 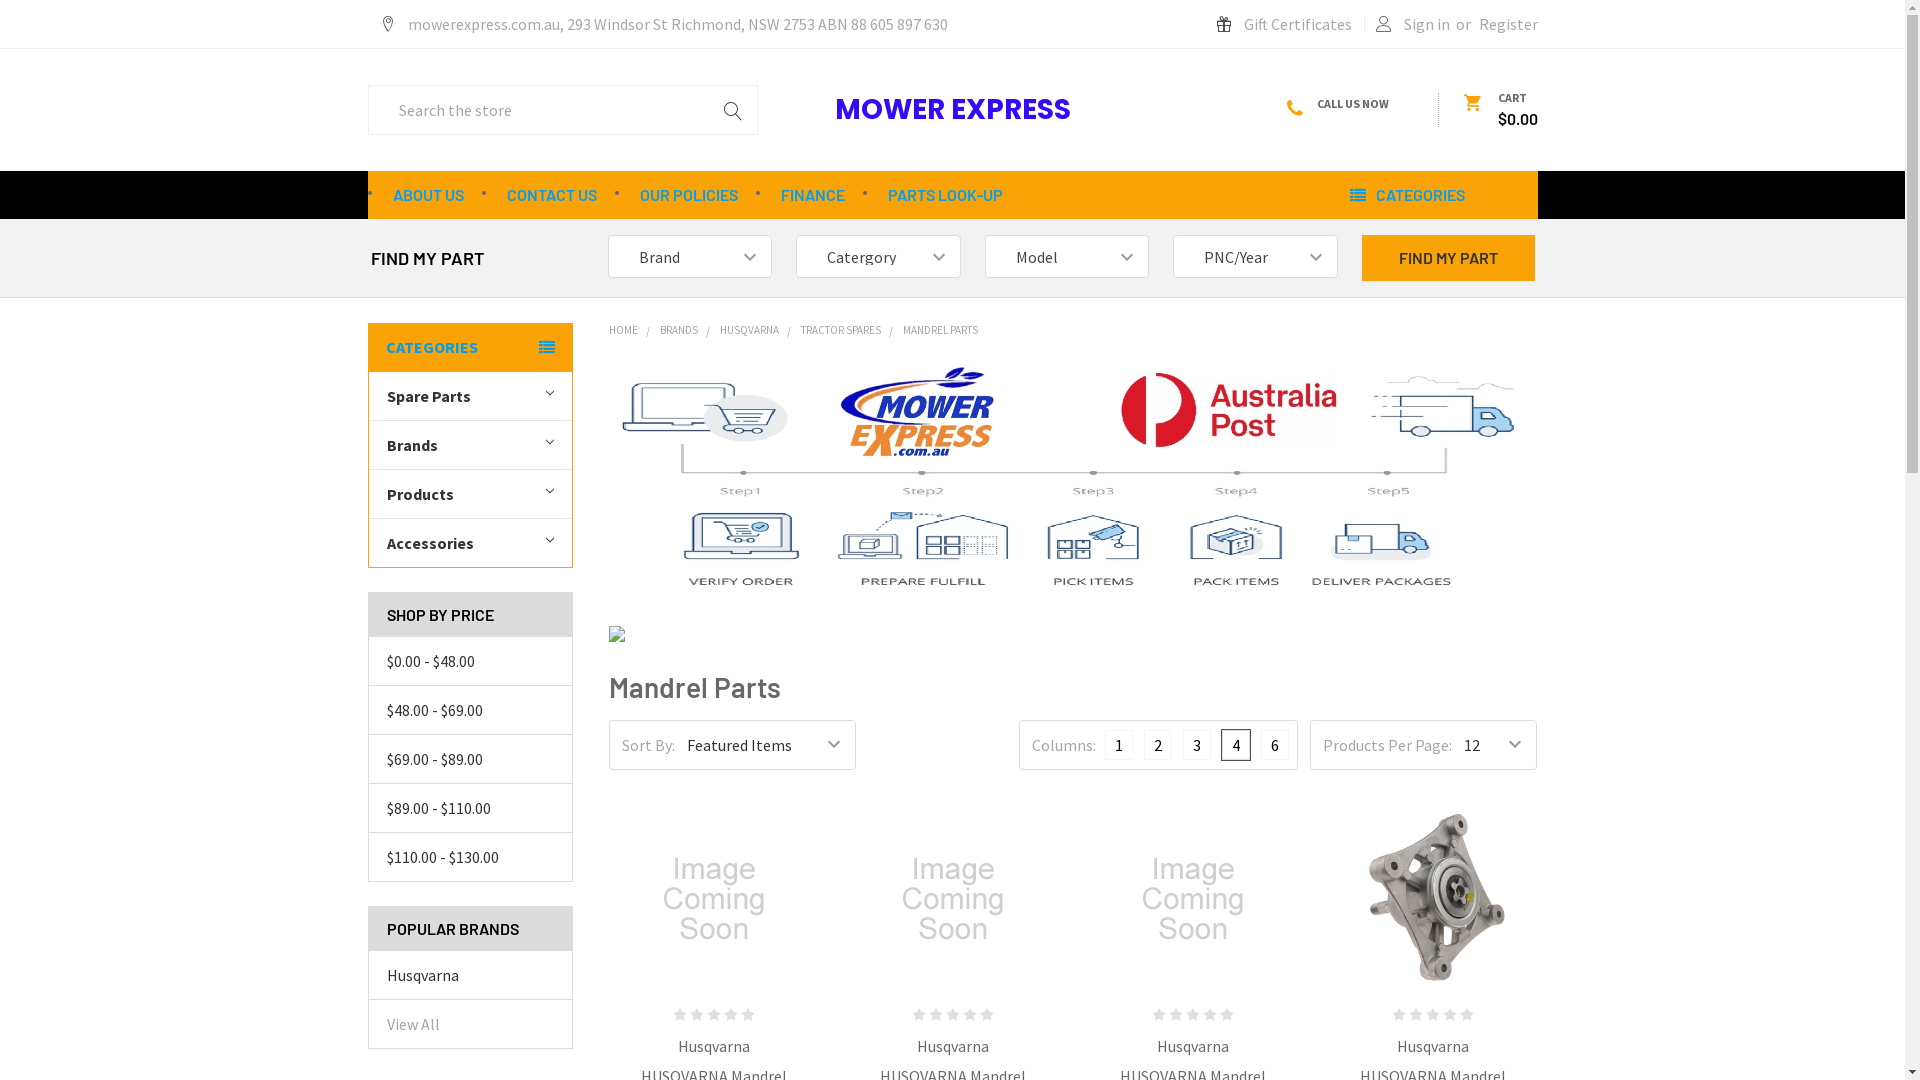 I want to click on 'Search', so click(x=732, y=110).